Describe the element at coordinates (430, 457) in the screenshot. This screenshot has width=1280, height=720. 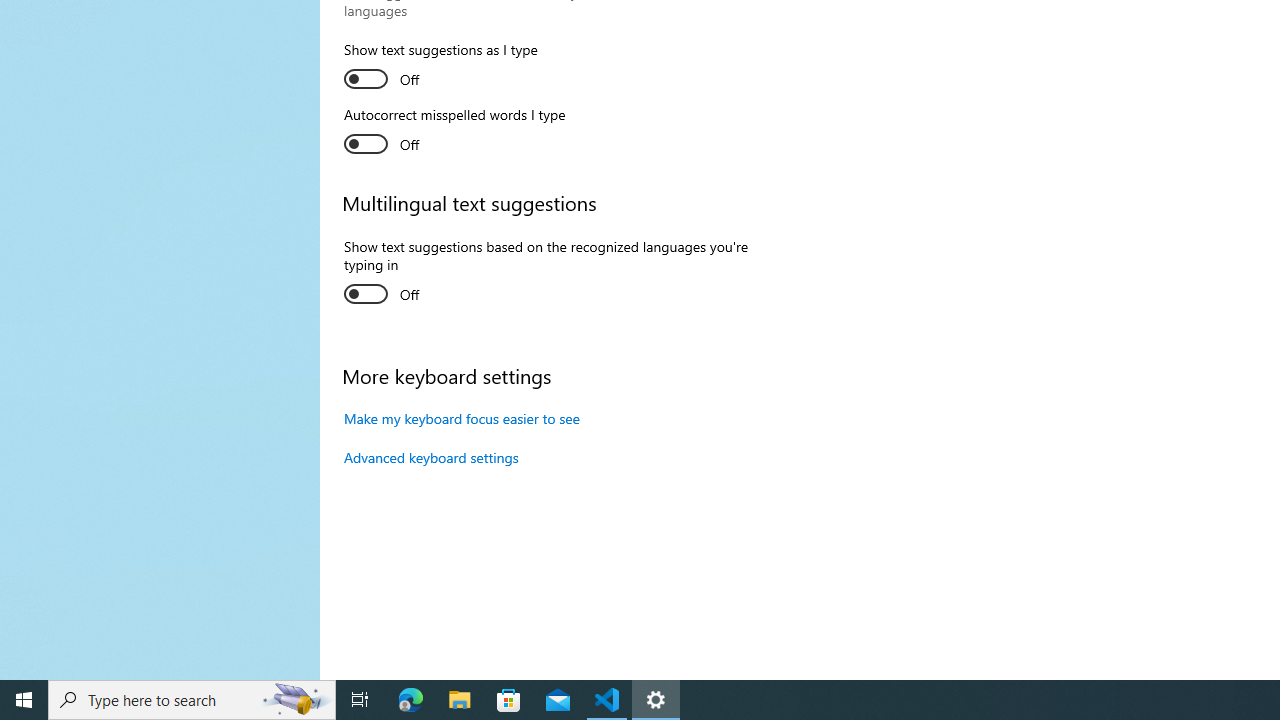
I see `'Advanced keyboard settings'` at that location.